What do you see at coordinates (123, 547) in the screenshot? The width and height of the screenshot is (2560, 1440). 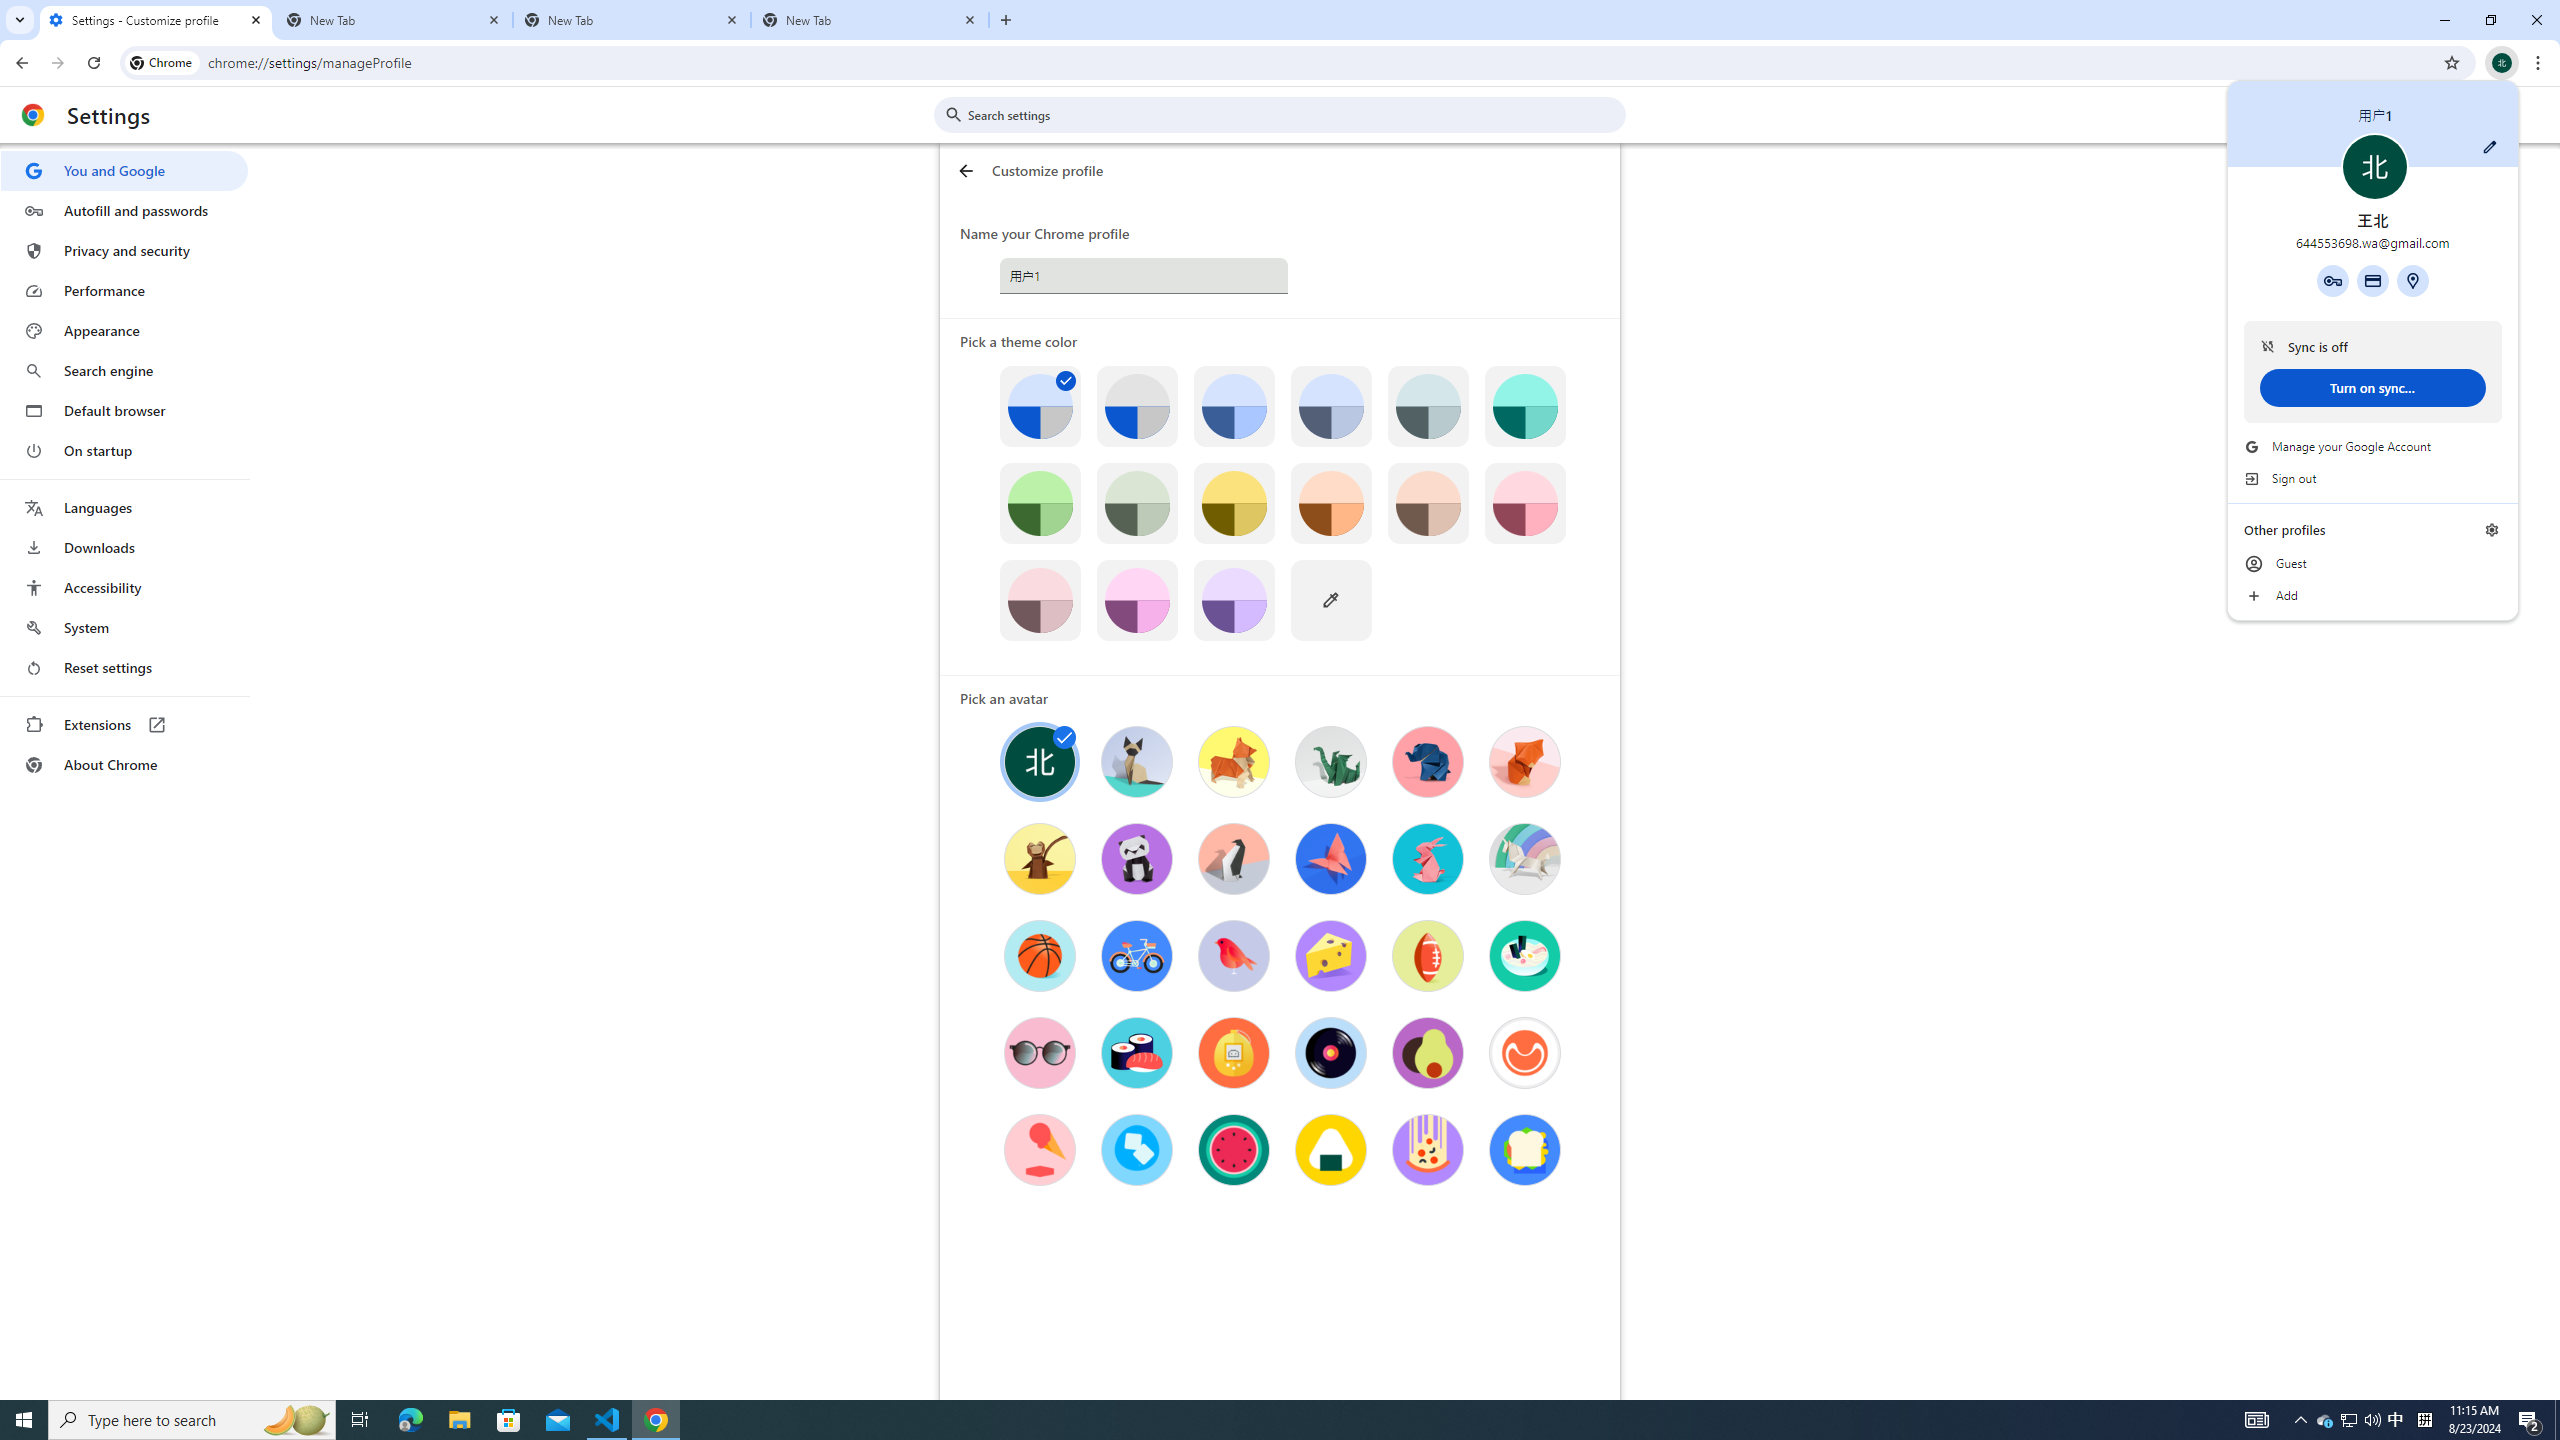 I see `'Downloads'` at bounding box center [123, 547].